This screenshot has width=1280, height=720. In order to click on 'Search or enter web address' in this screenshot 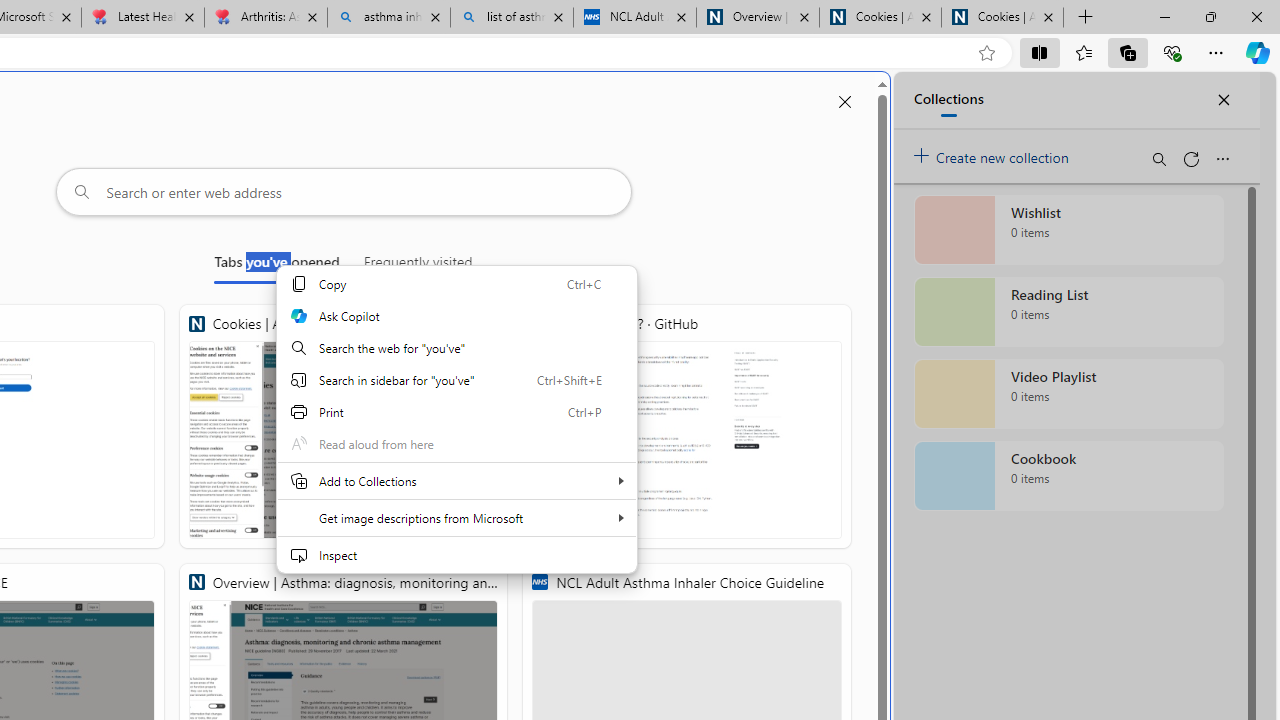, I will do `click(343, 191)`.